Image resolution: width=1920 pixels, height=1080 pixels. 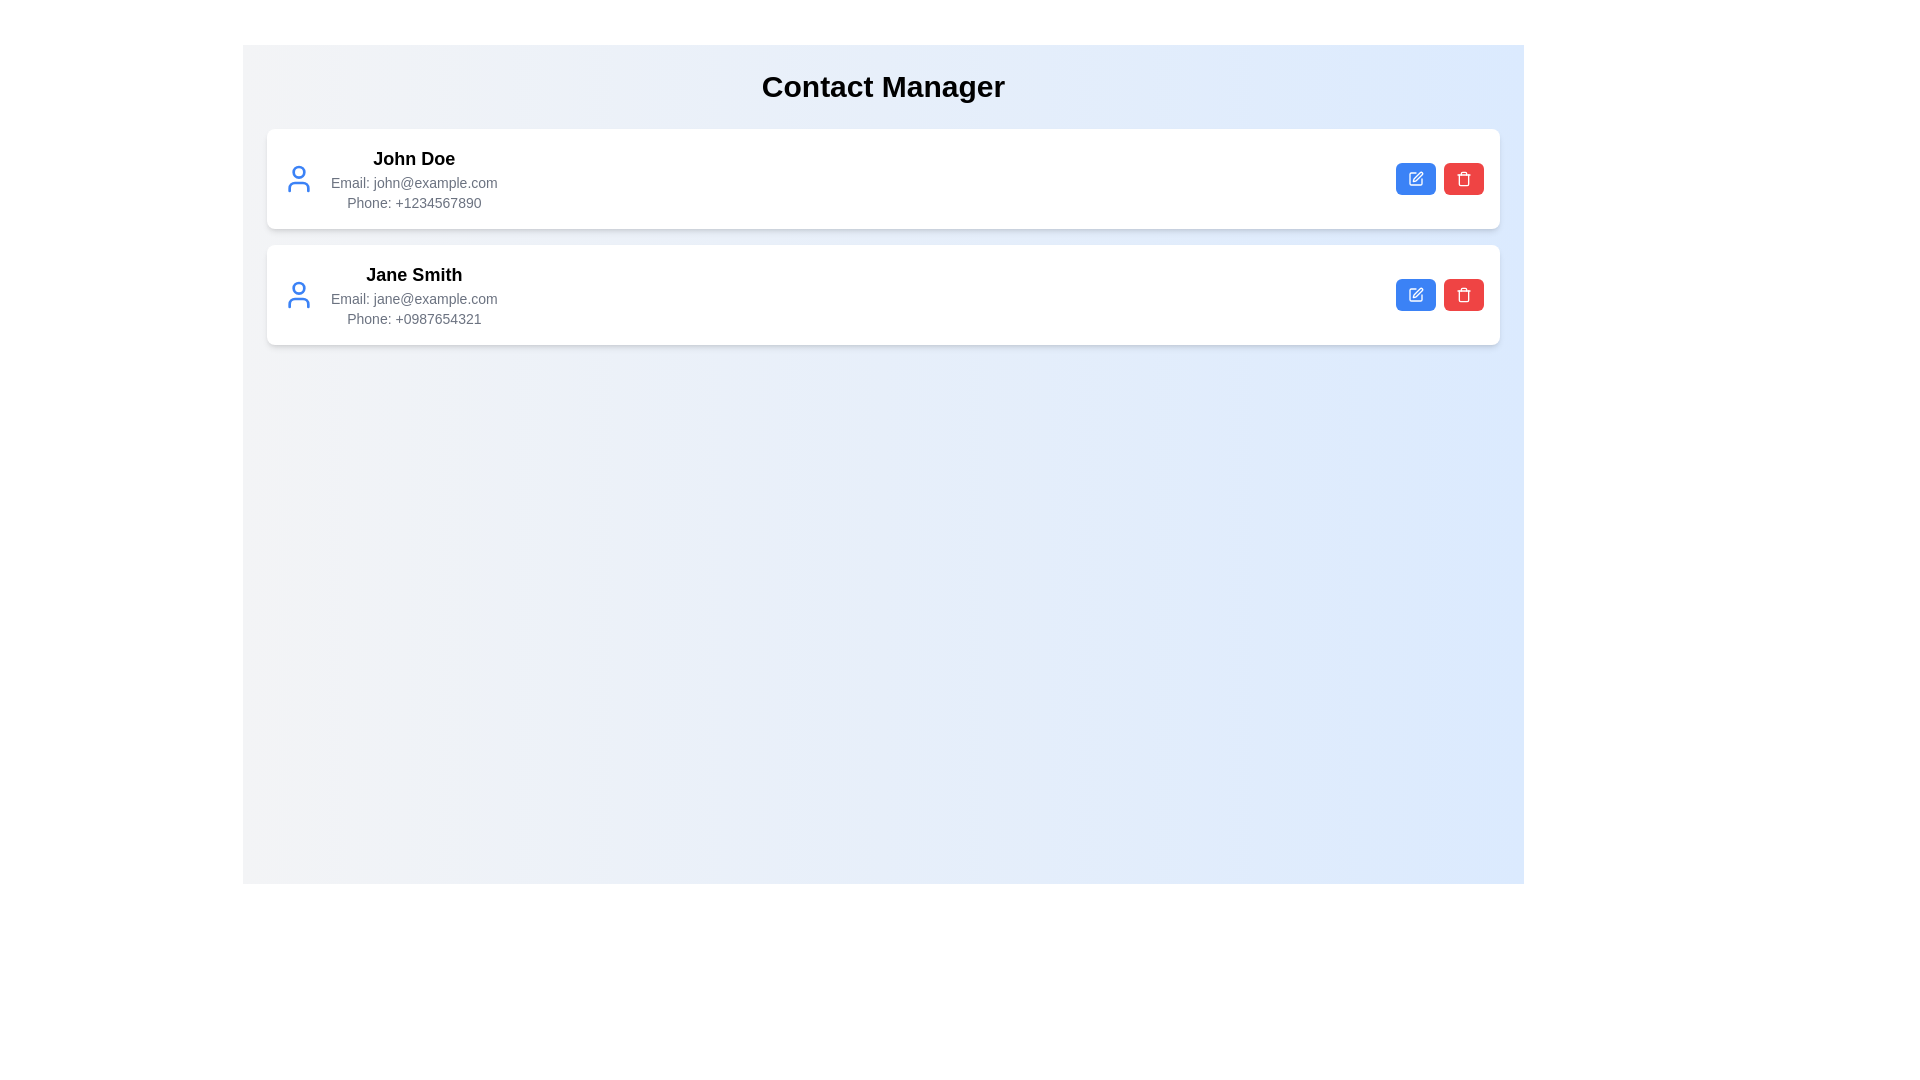 What do you see at coordinates (1416, 176) in the screenshot?
I see `the edit icon located in the top right corner of the first contact information card, which is embedded within a blue circular button` at bounding box center [1416, 176].